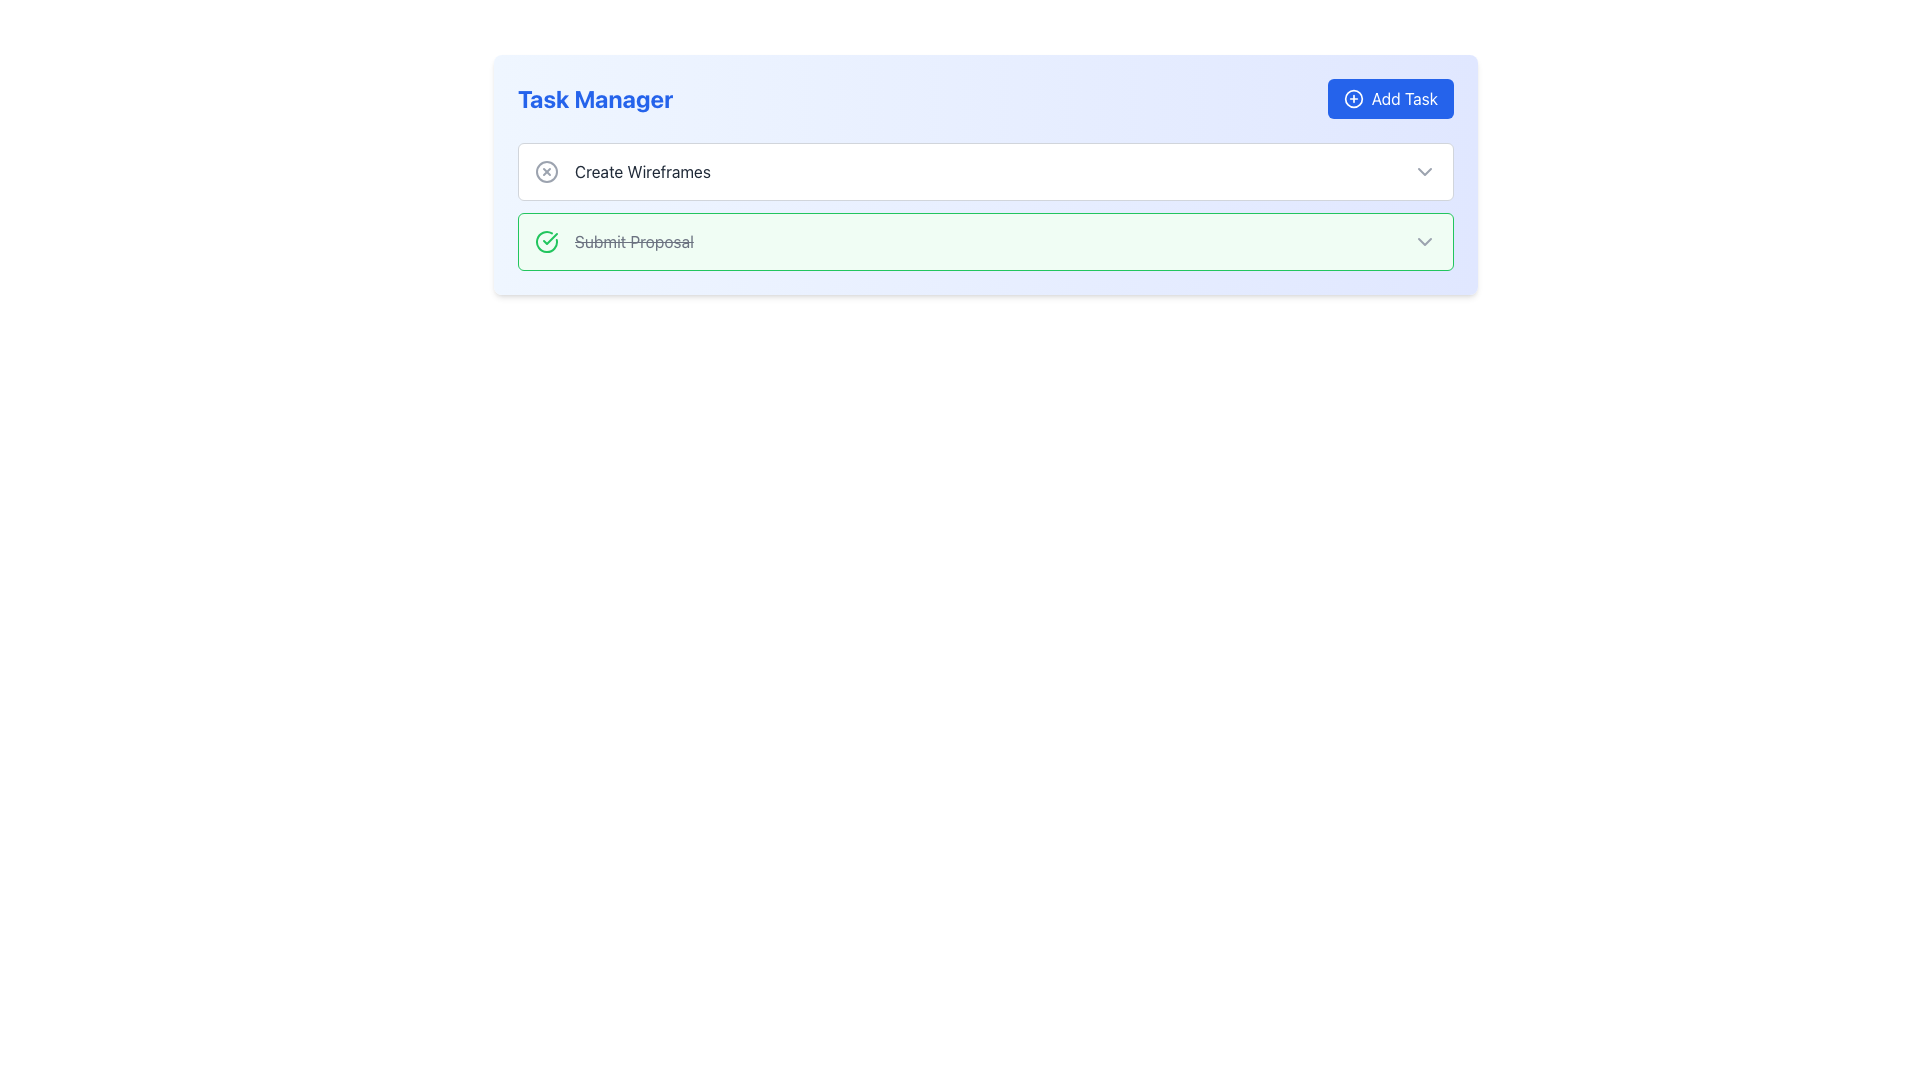 The image size is (1920, 1080). I want to click on the 'Add Task' button located at the top-right corner of the interface, so click(1389, 99).